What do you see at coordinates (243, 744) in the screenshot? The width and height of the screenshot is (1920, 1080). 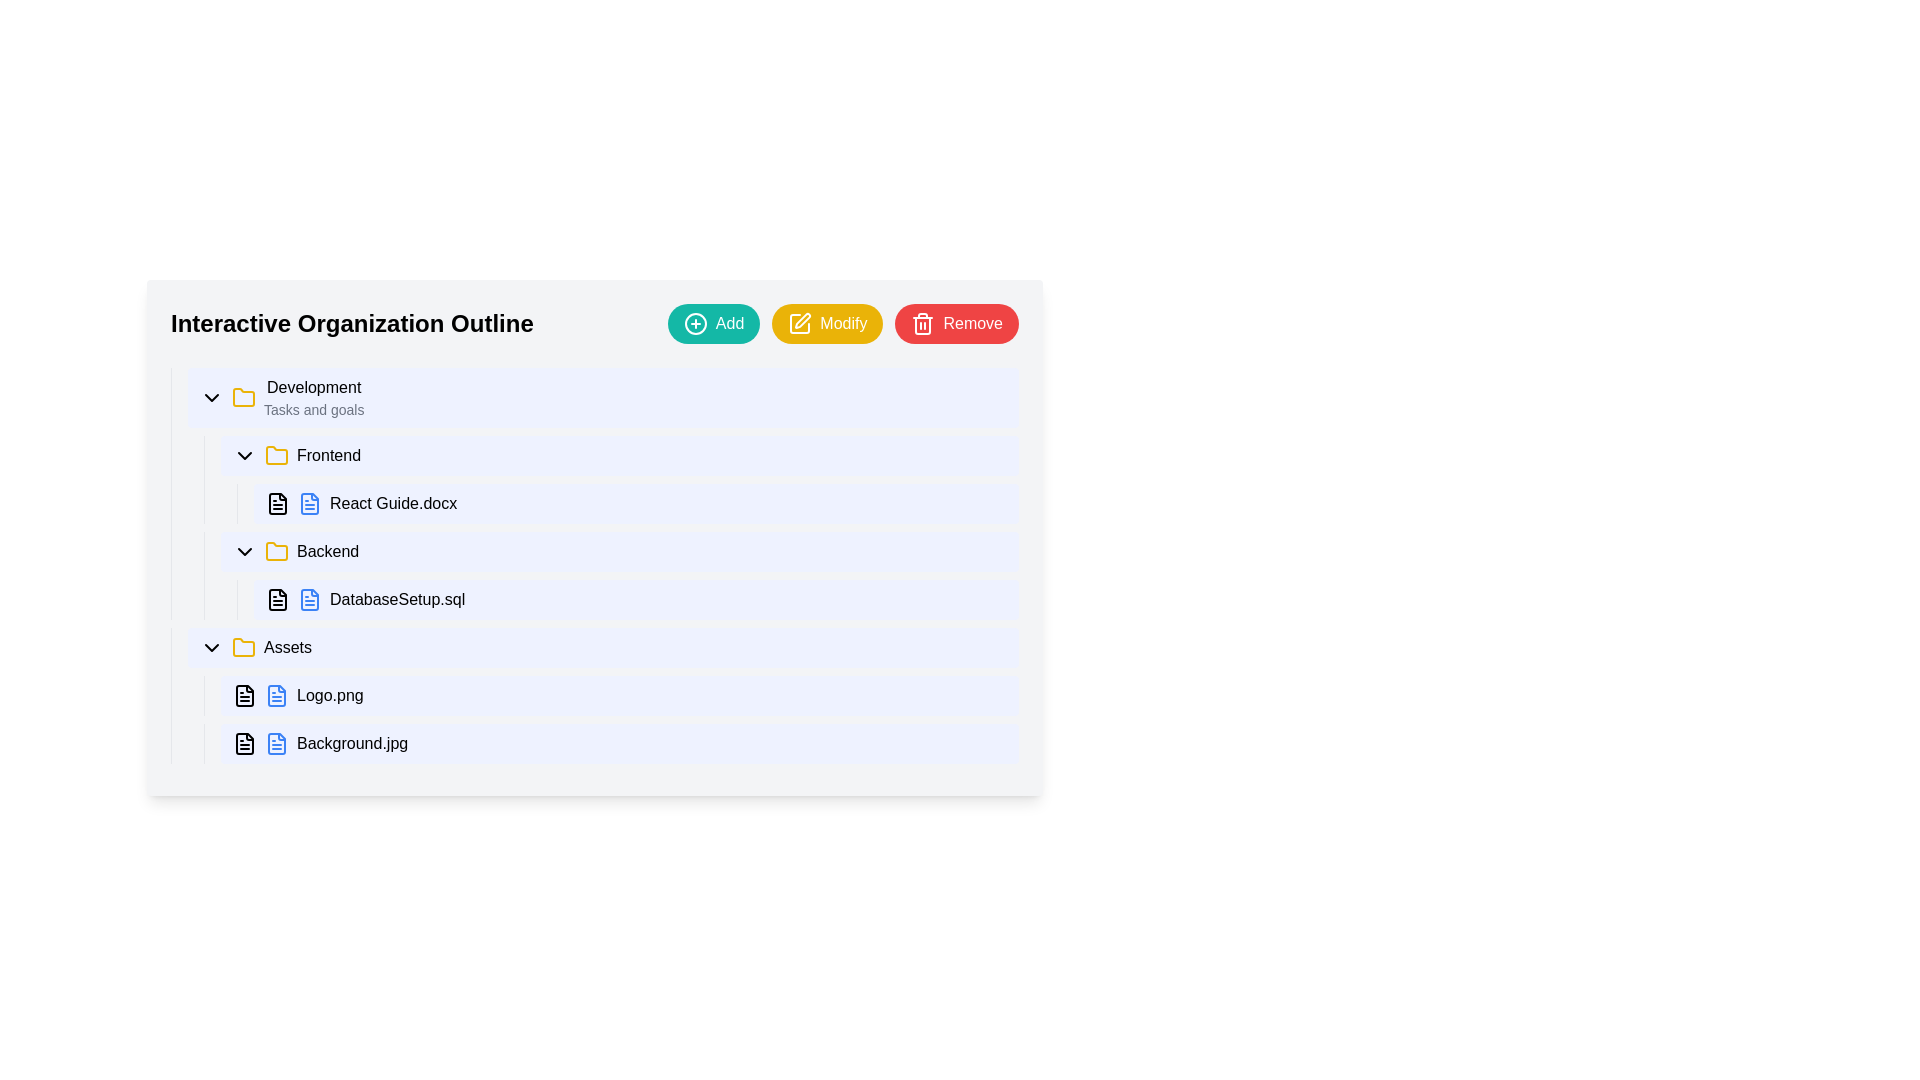 I see `the file icon resembling a document with a folded corner located in the 'Assets' section, adjacent to 'Background.jpg'` at bounding box center [243, 744].